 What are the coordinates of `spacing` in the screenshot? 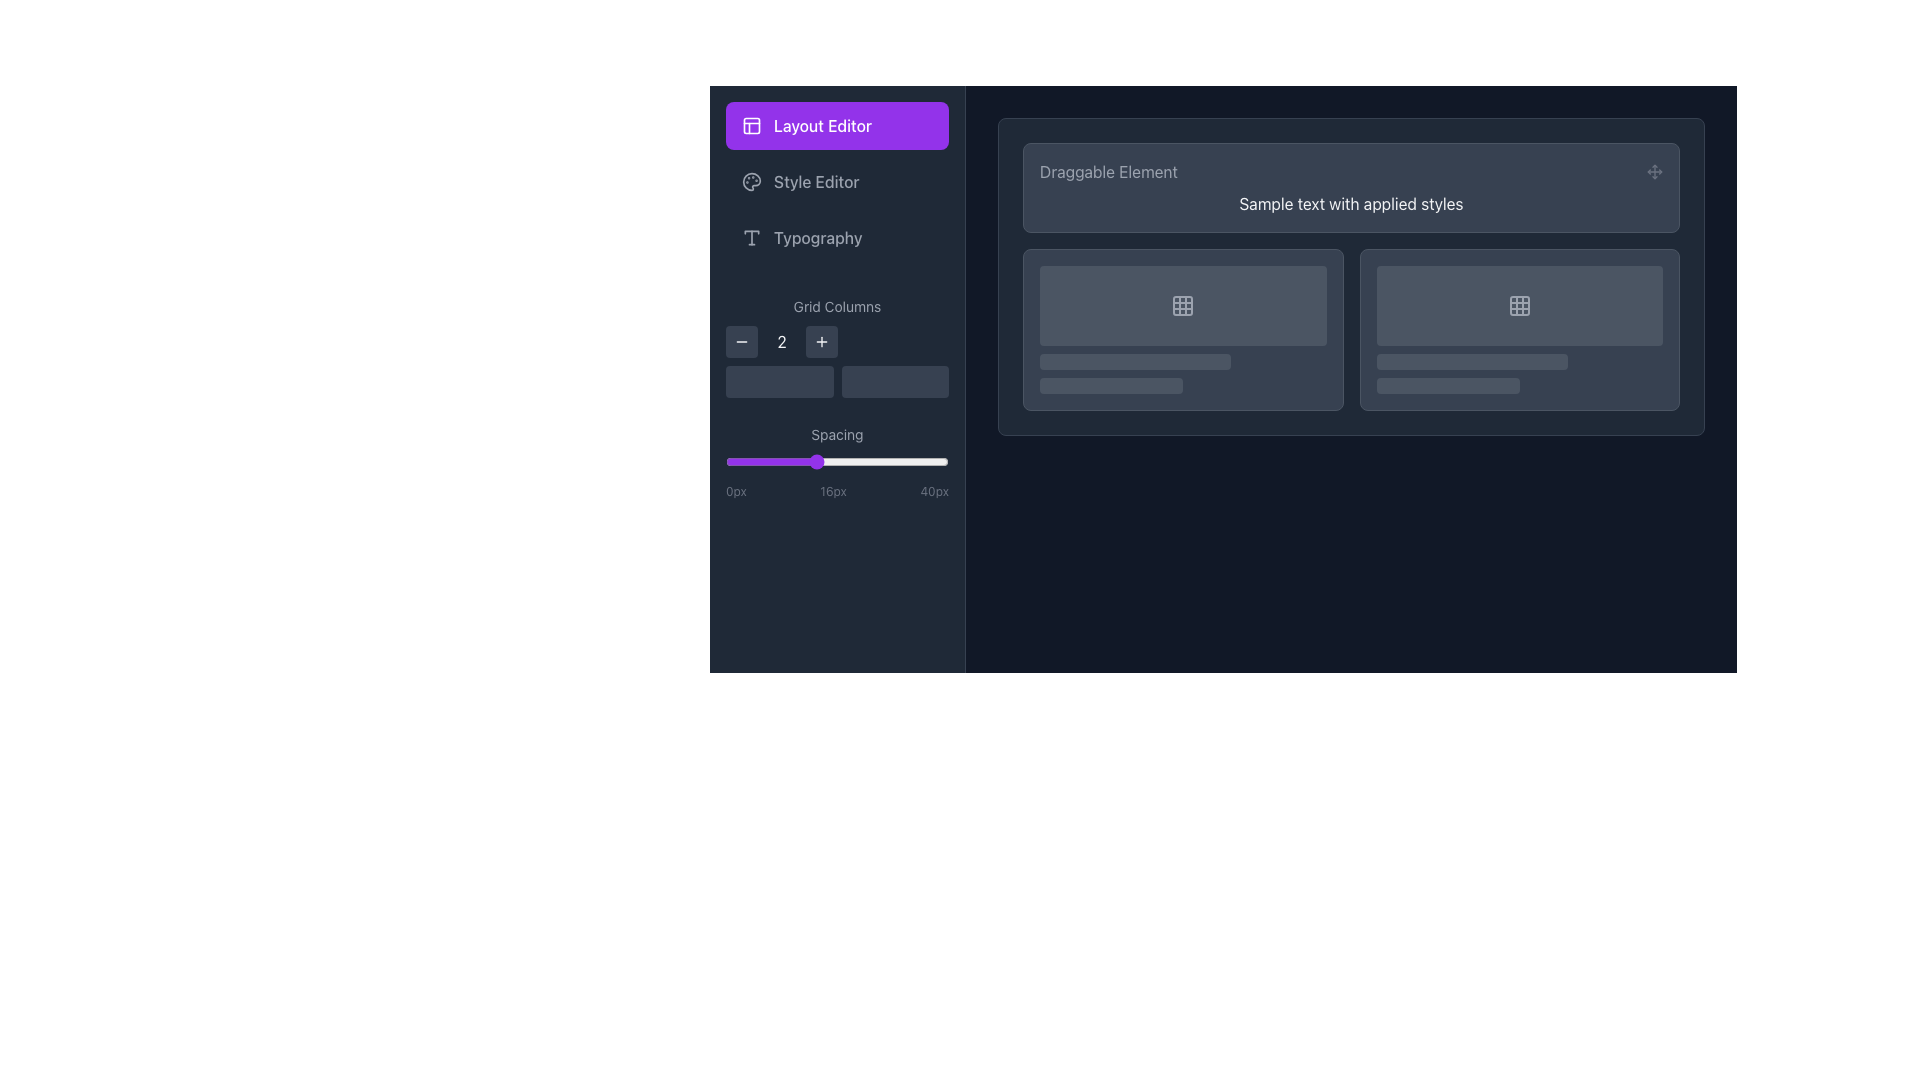 It's located at (931, 462).